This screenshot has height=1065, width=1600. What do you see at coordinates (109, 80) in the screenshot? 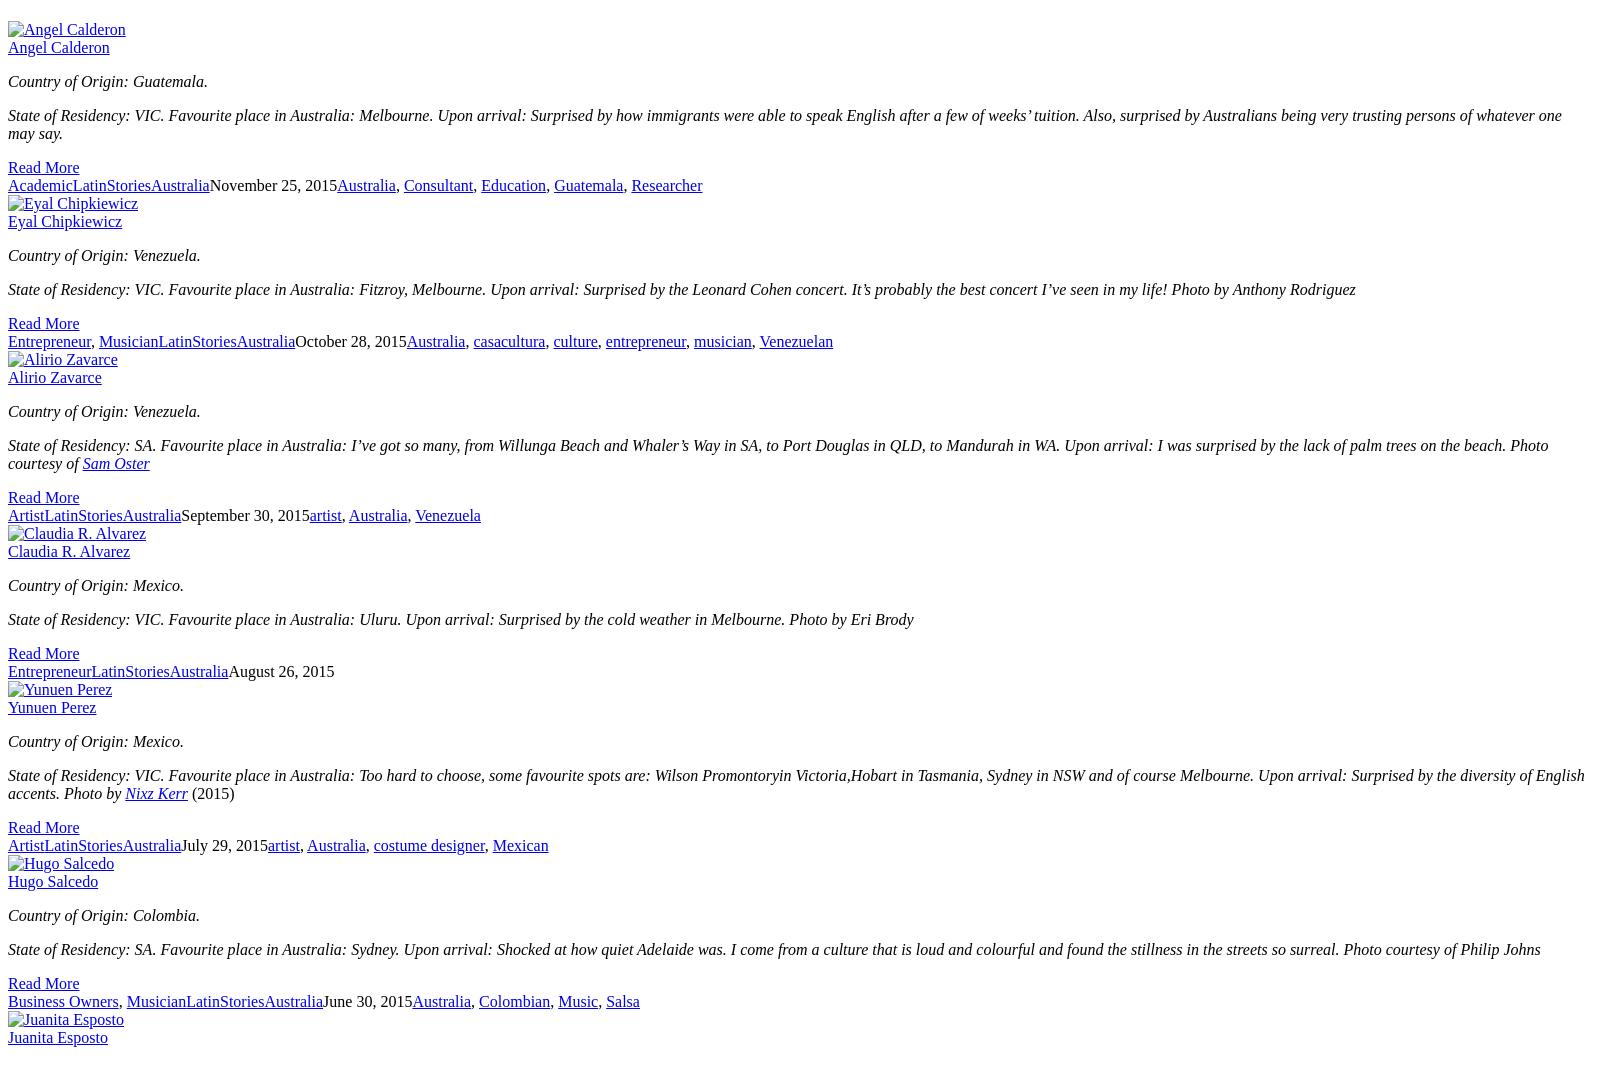
I see `'Country of Origin: Guatemala.'` at bounding box center [109, 80].